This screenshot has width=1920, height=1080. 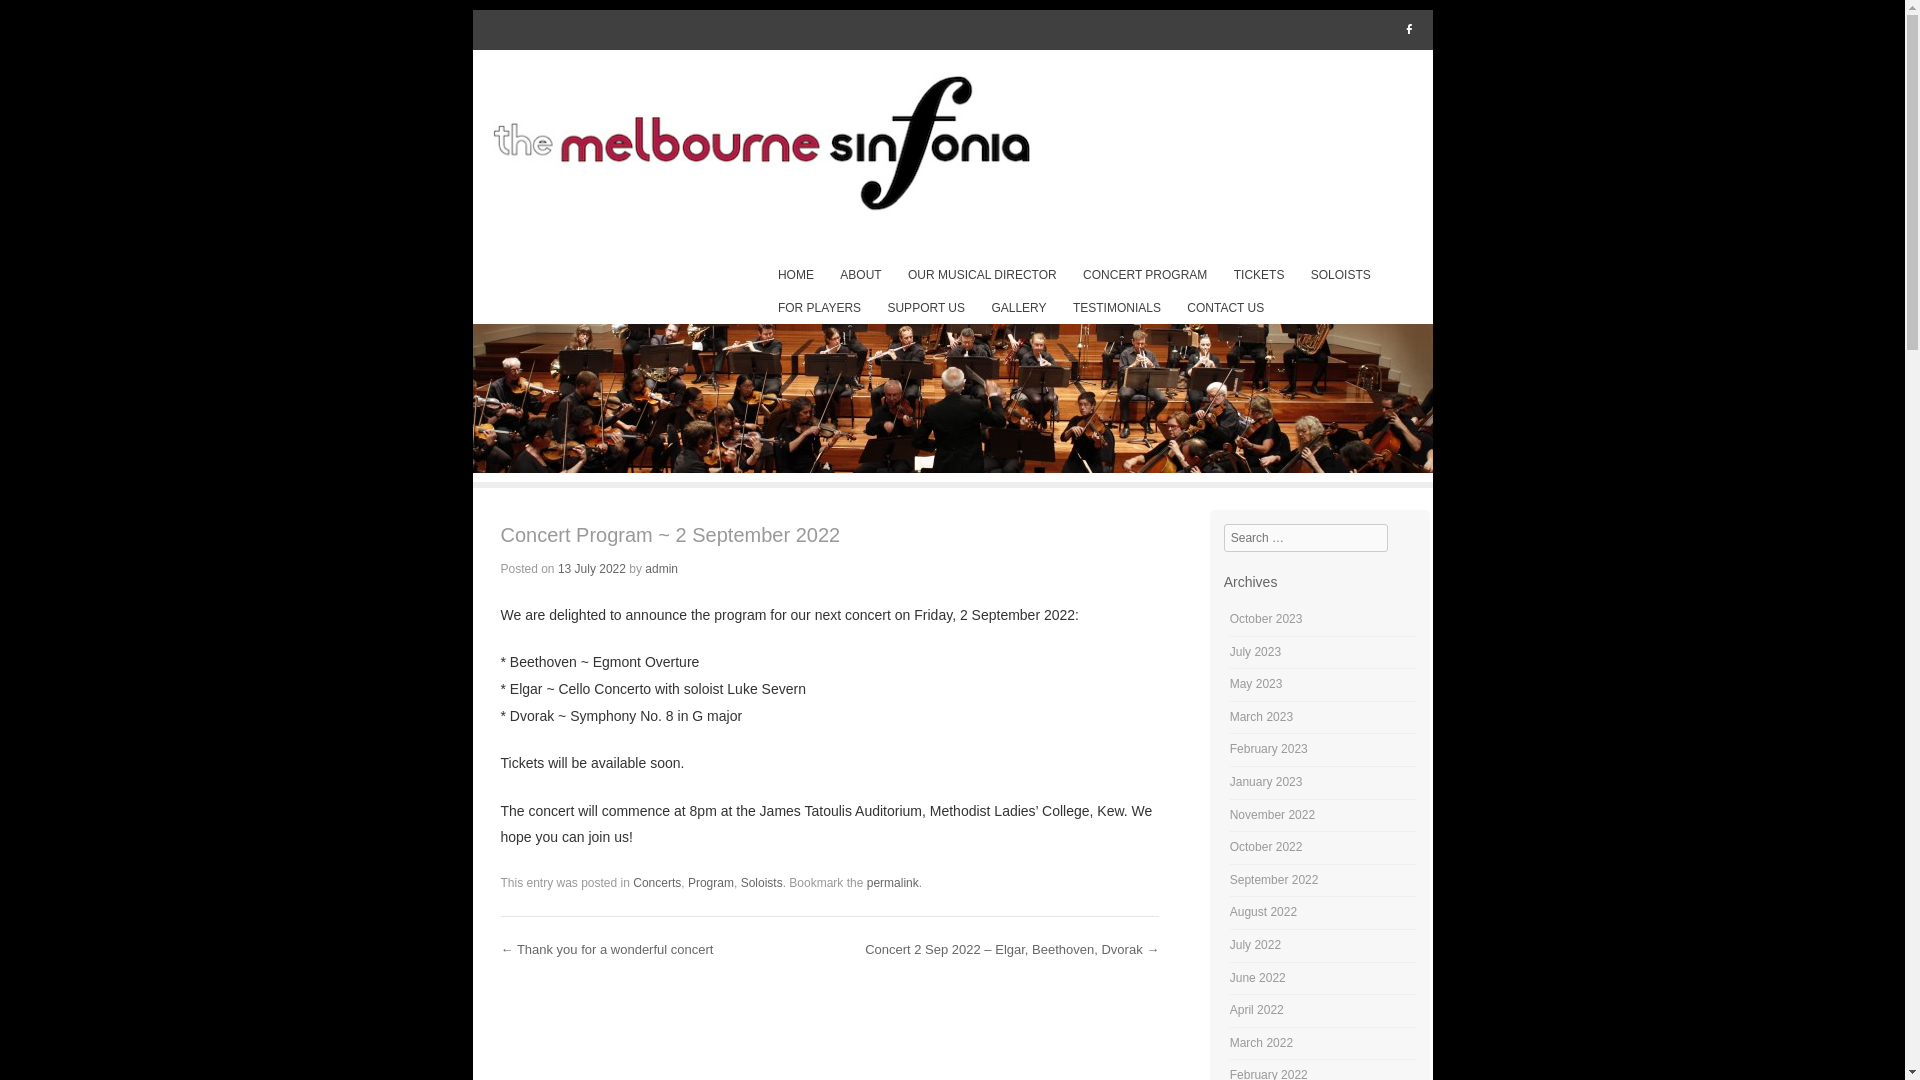 I want to click on 'October 2022', so click(x=1265, y=847).